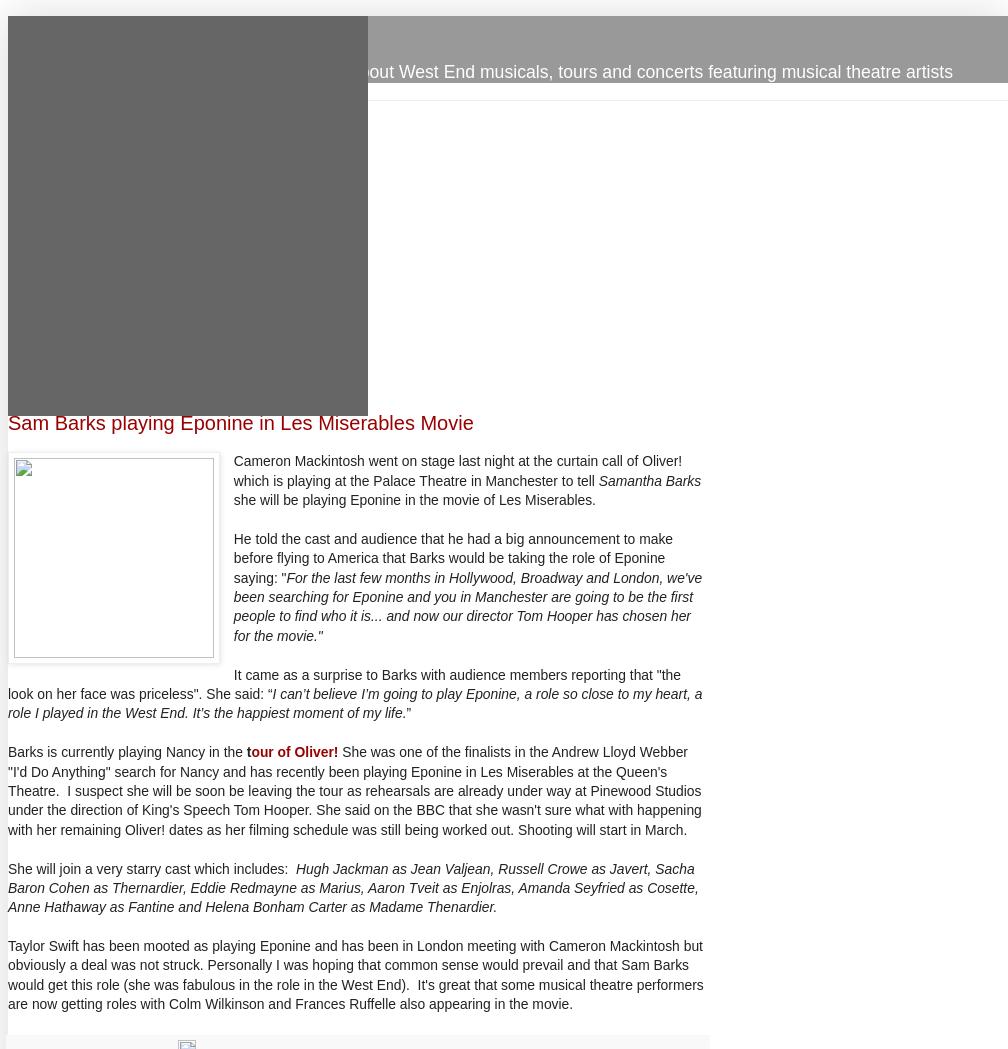 Image resolution: width=1008 pixels, height=1049 pixels. What do you see at coordinates (457, 470) in the screenshot?
I see `'Cameron Mackintosh went on stage last night at the curtain call of Oliver! which is playing at the Palace Theatre in Manchester to tell'` at bounding box center [457, 470].